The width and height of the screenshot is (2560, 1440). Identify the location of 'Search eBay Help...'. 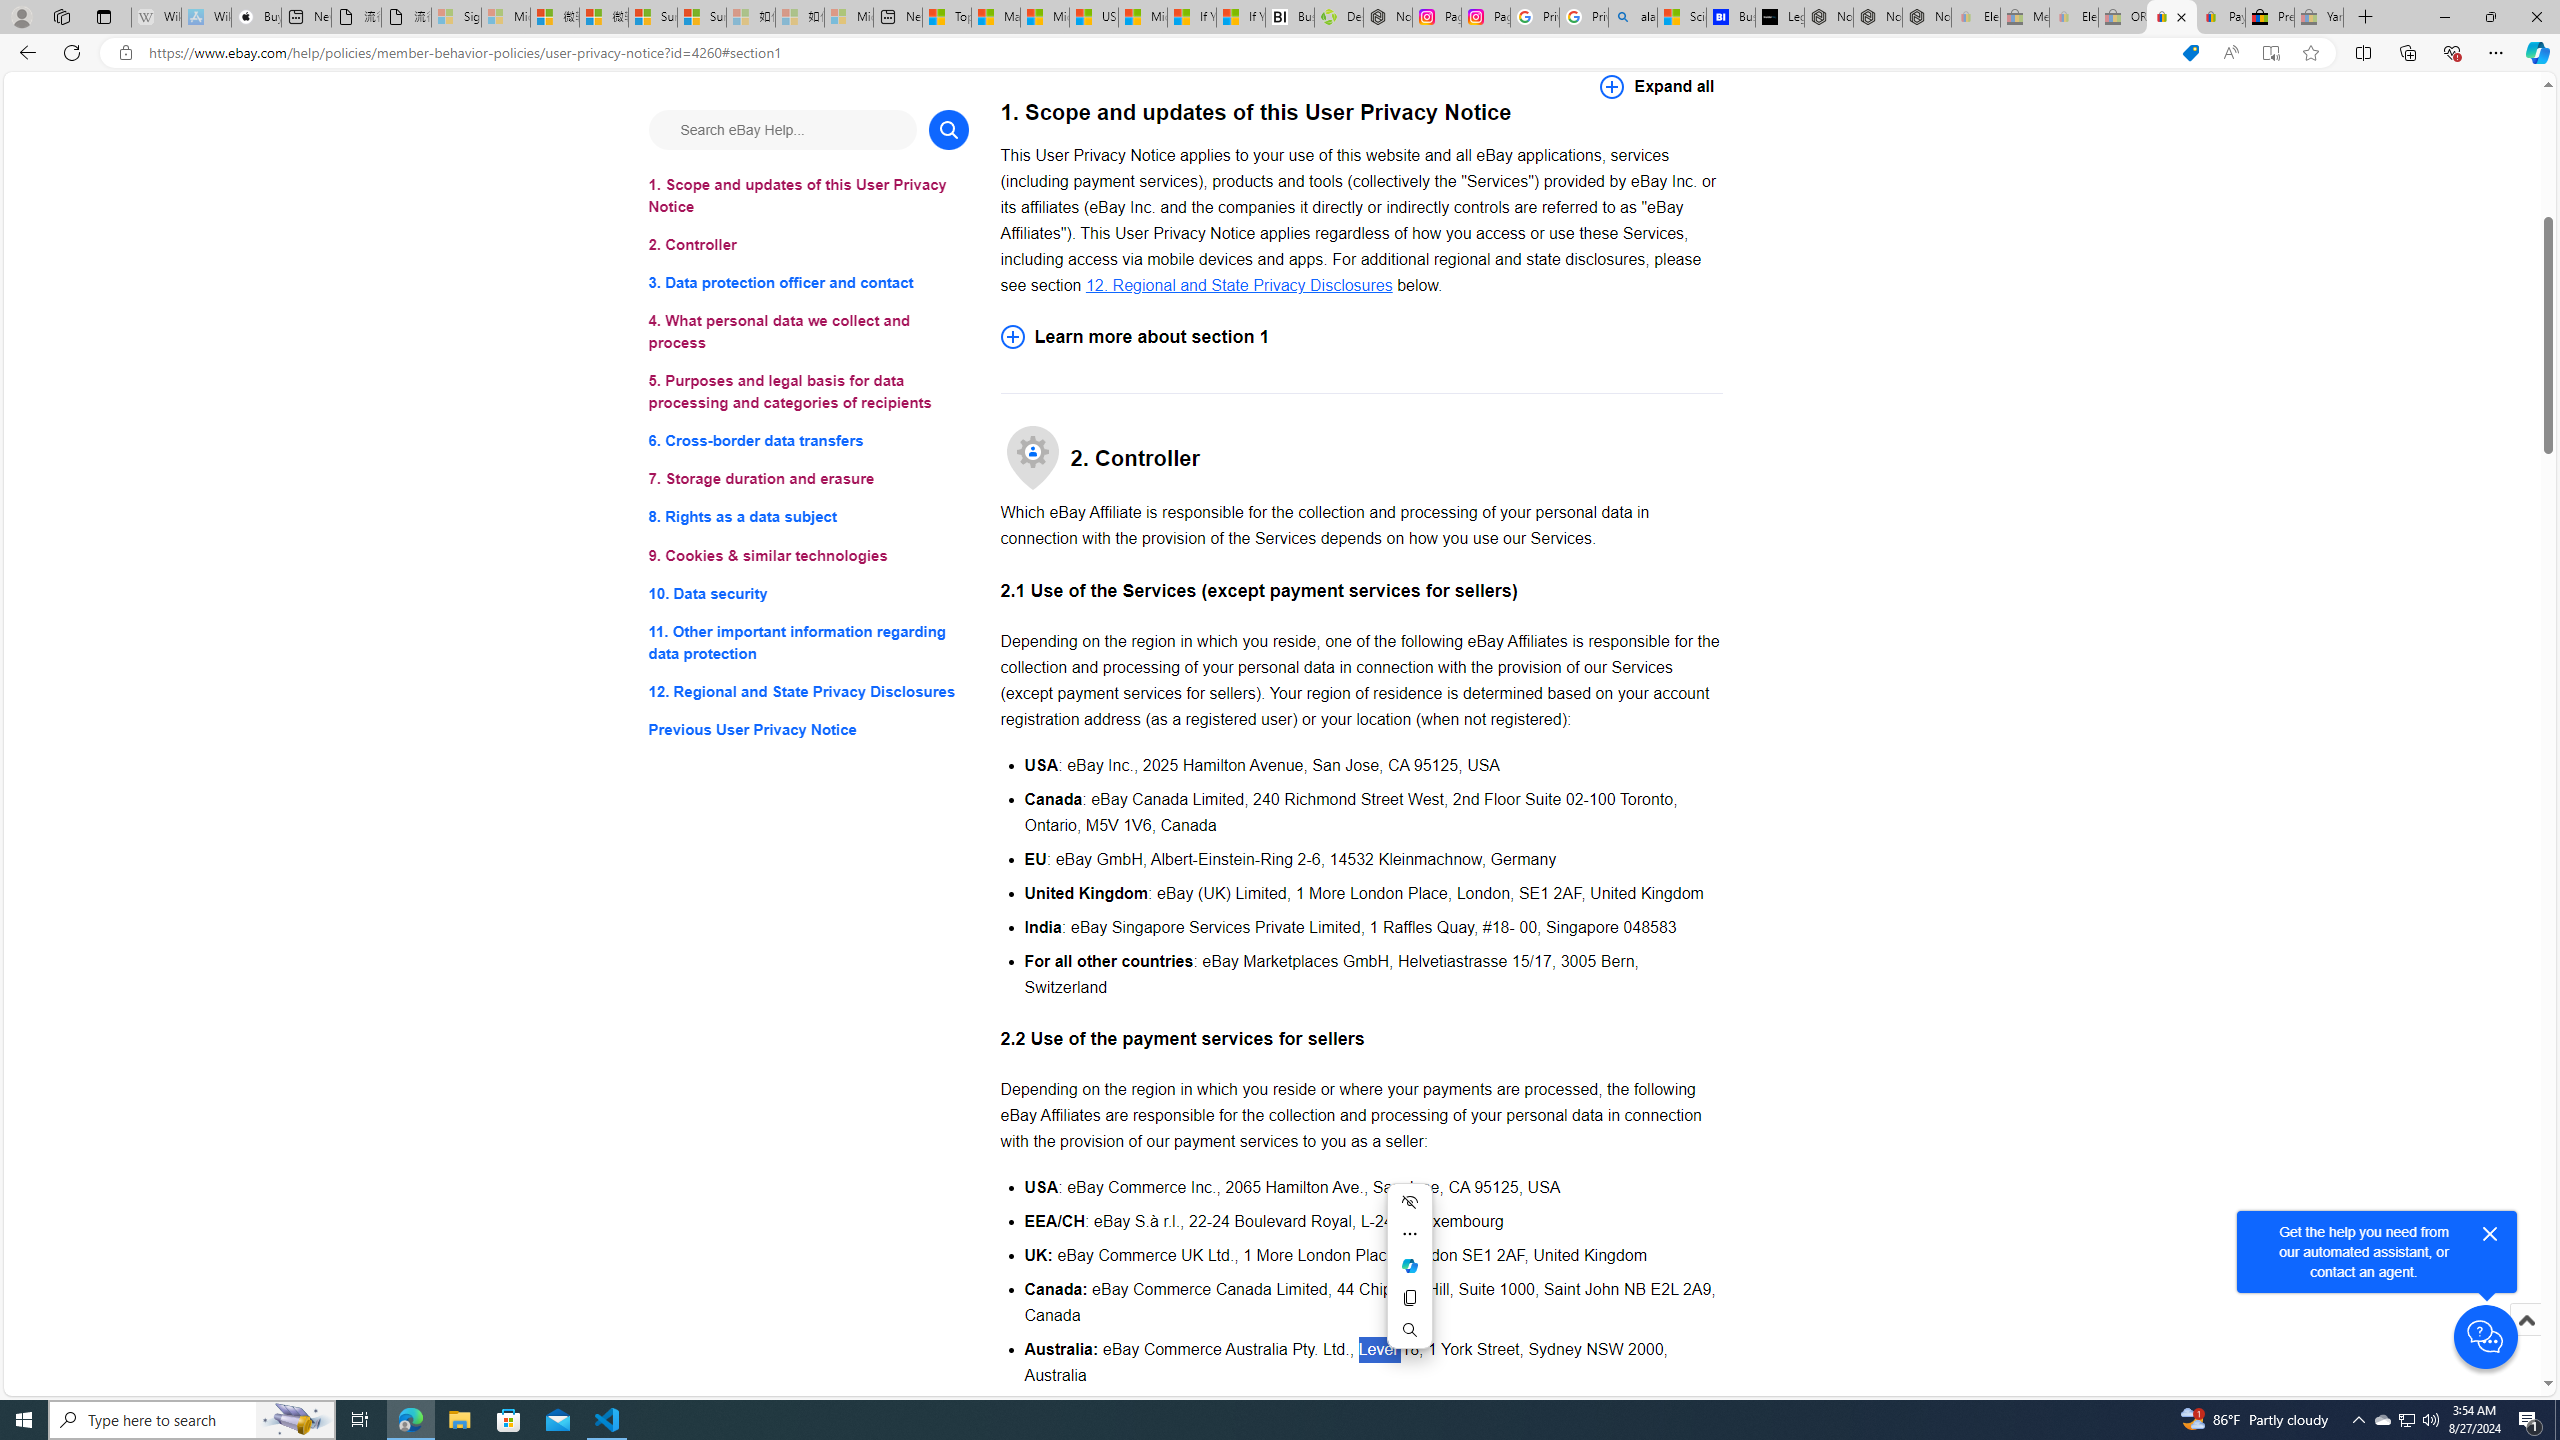
(782, 129).